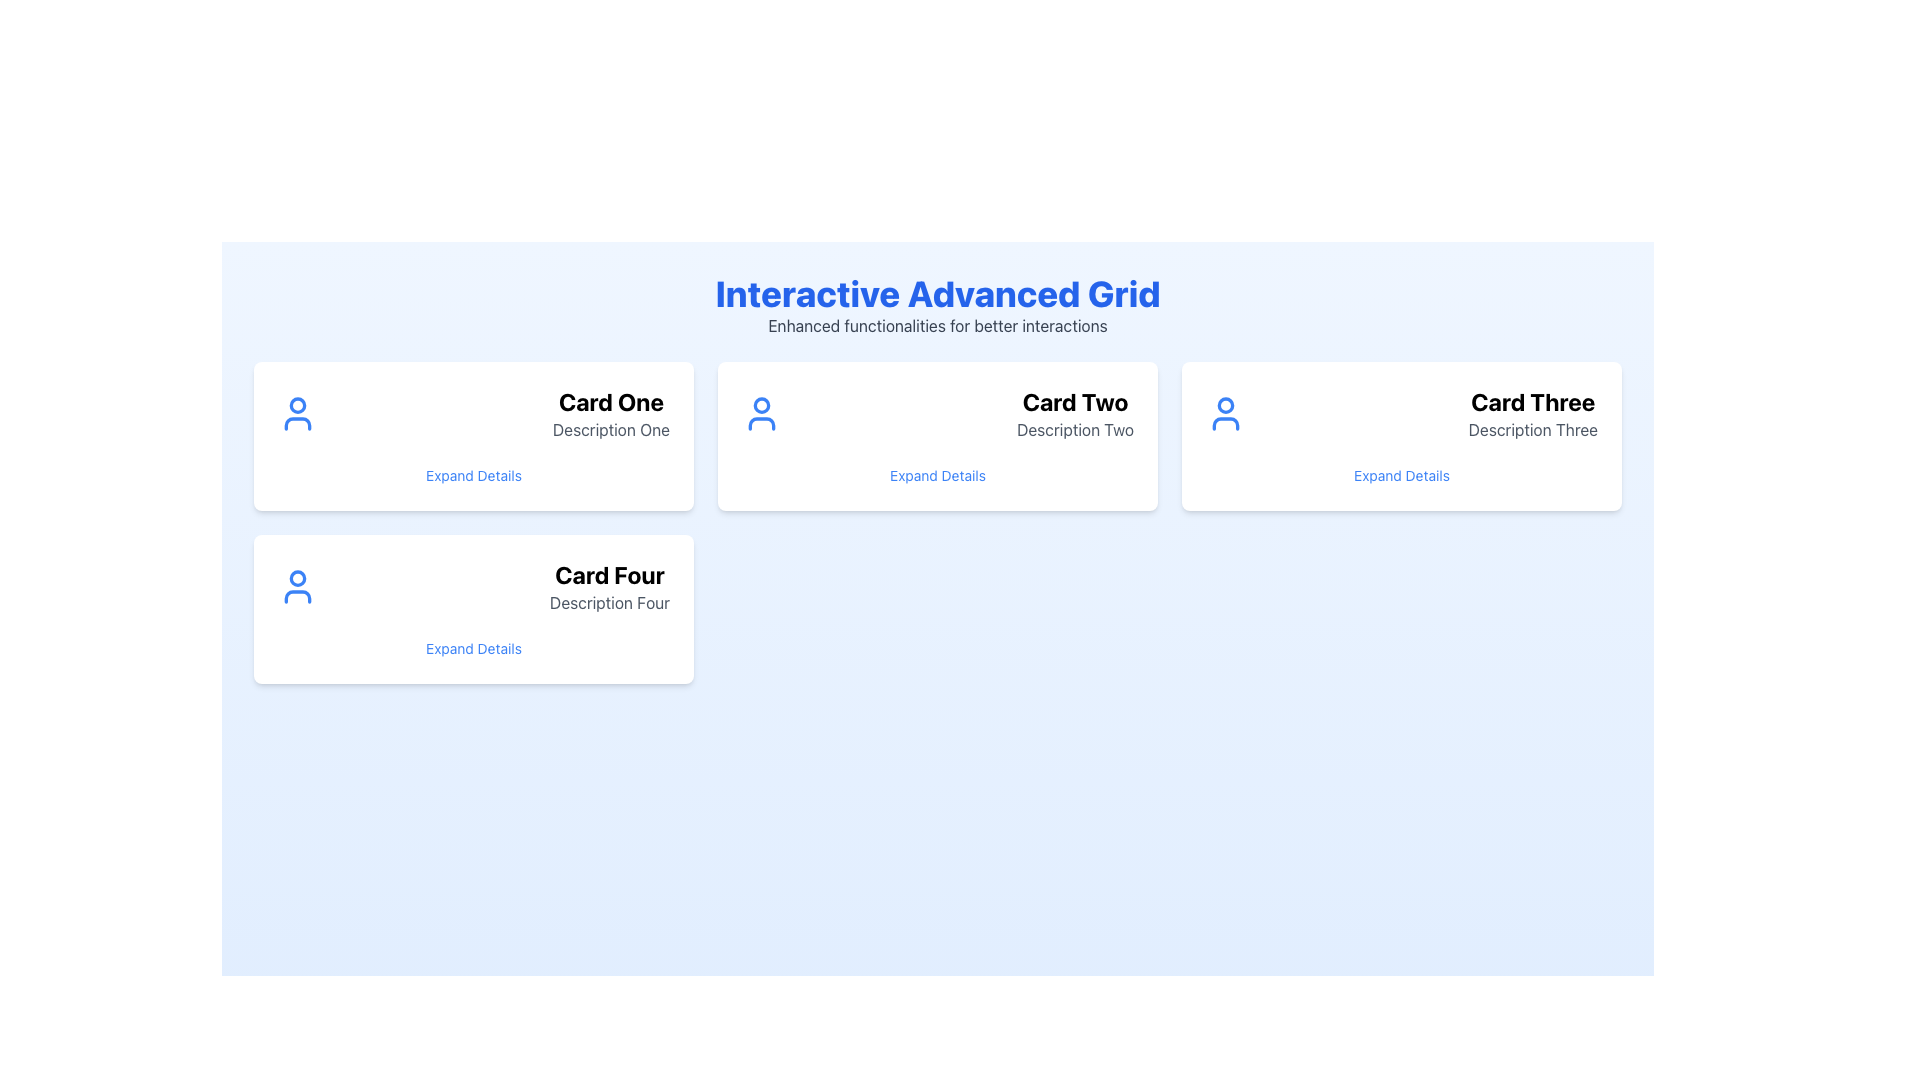  Describe the element at coordinates (1400, 475) in the screenshot. I see `the interactive link located at the bottom of 'Card Three,' under 'Description Three,'` at that location.